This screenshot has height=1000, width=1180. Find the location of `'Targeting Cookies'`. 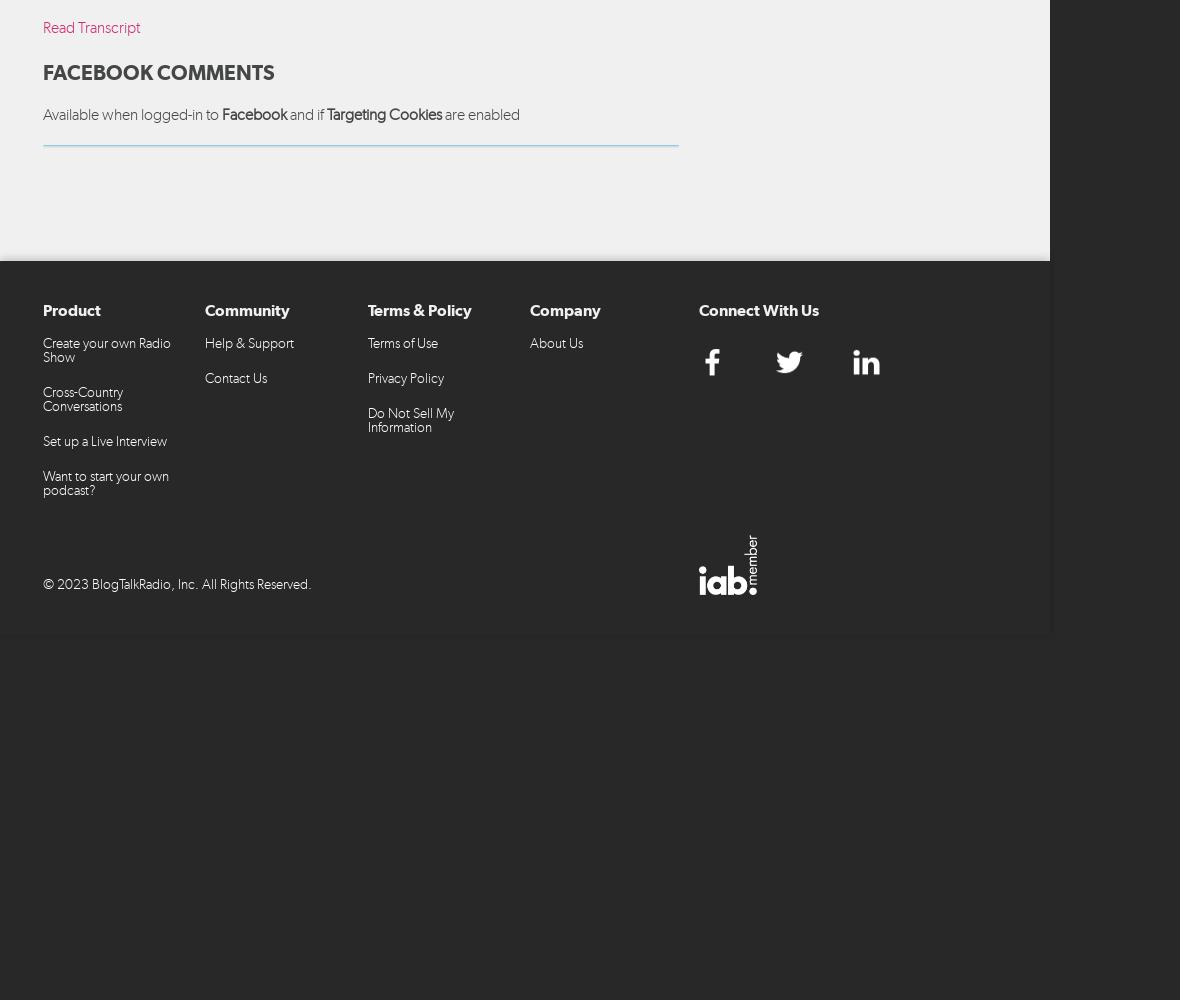

'Targeting Cookies' is located at coordinates (383, 112).